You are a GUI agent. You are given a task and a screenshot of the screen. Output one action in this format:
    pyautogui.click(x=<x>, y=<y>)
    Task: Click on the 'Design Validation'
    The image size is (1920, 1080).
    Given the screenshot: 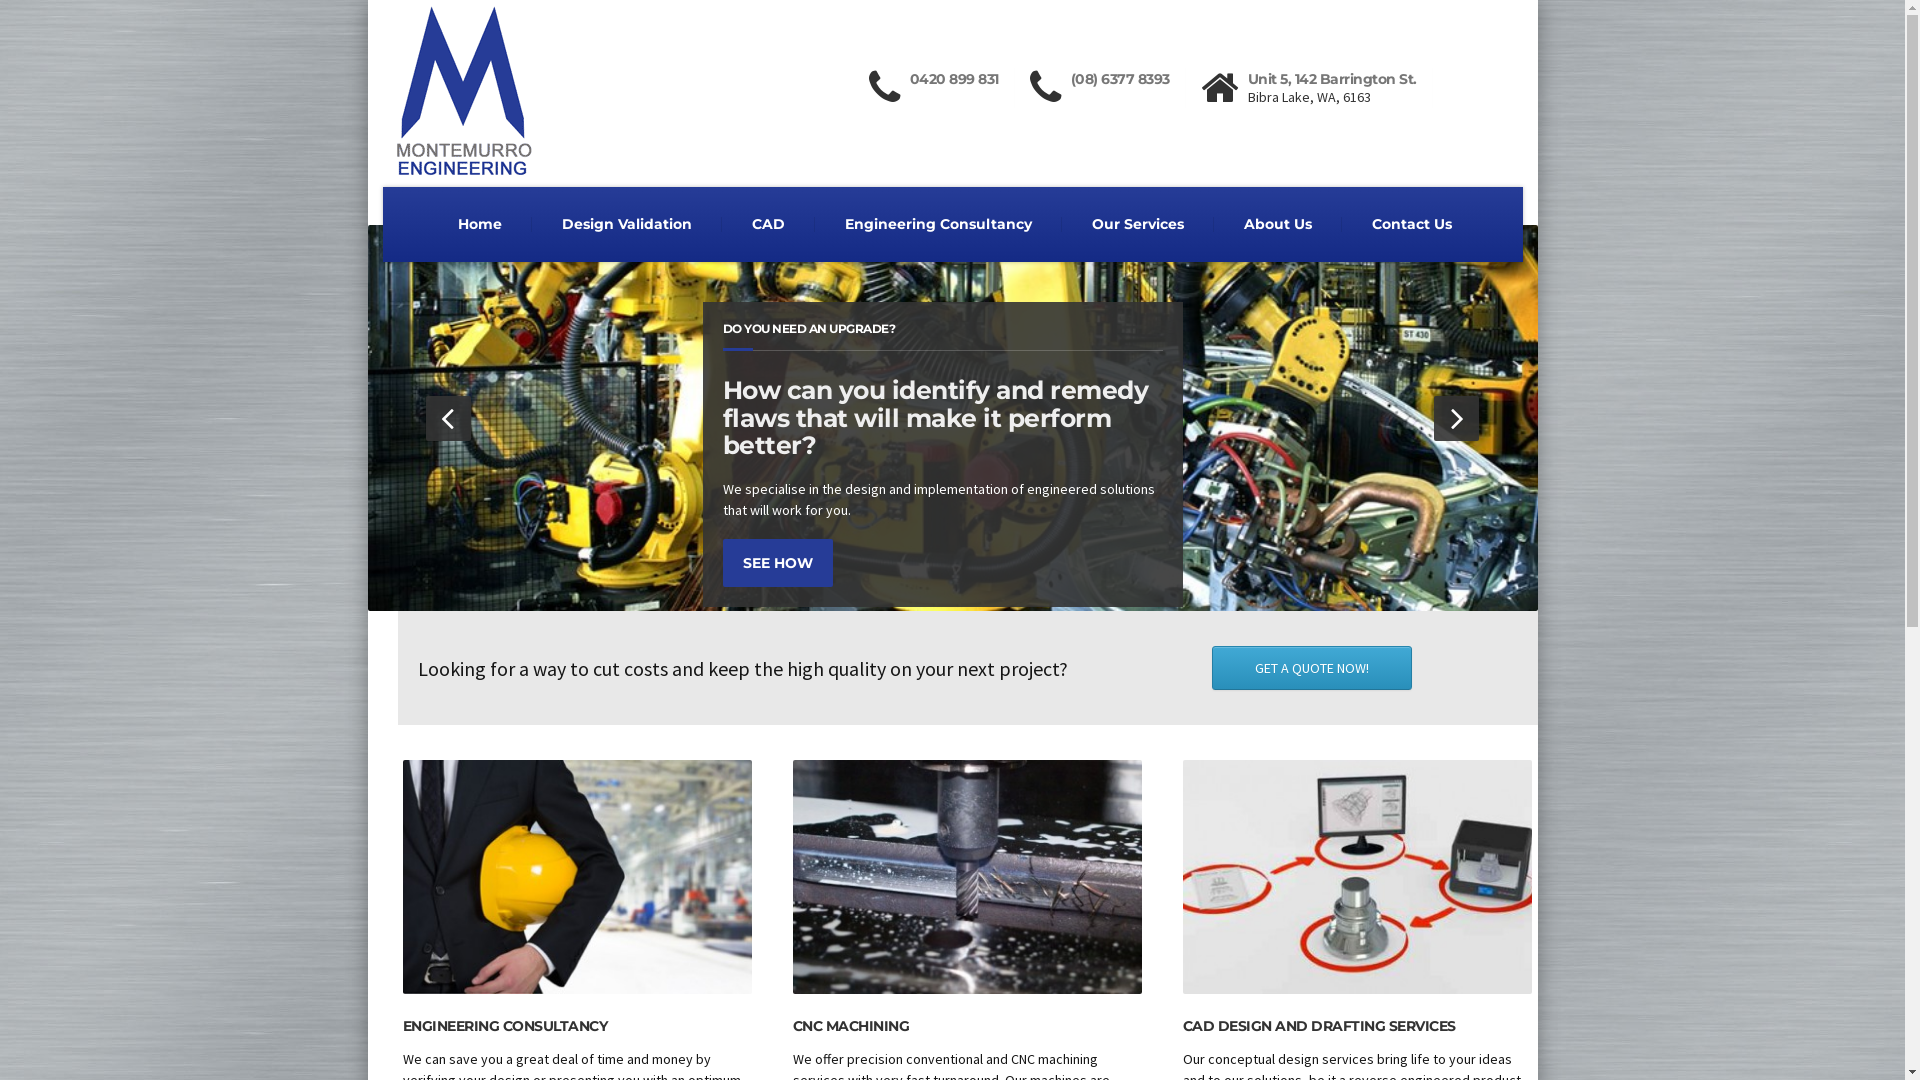 What is the action you would take?
    pyautogui.click(x=532, y=224)
    